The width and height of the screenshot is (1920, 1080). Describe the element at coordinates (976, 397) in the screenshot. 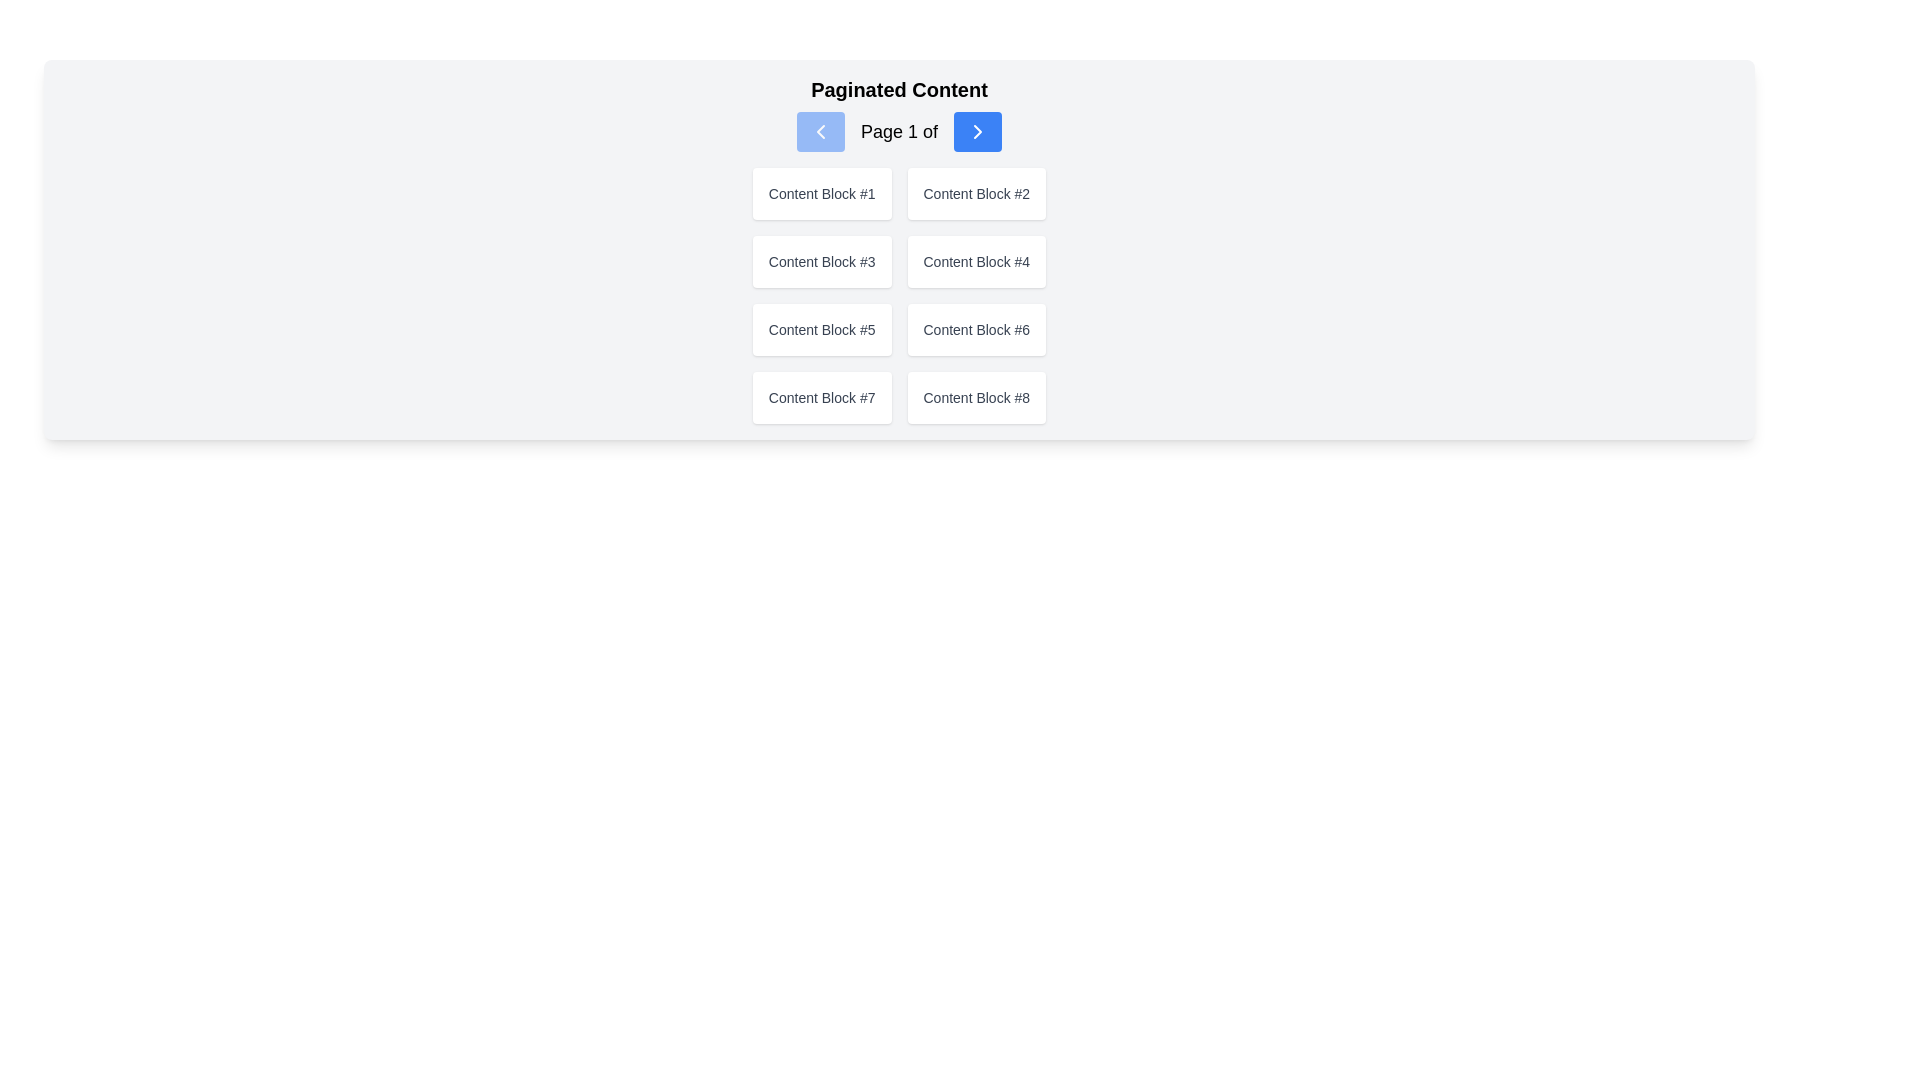

I see `text content of the Text Label displaying 'Content Block #8', which is located in the lower-right position within a grid layout of content blocks` at that location.